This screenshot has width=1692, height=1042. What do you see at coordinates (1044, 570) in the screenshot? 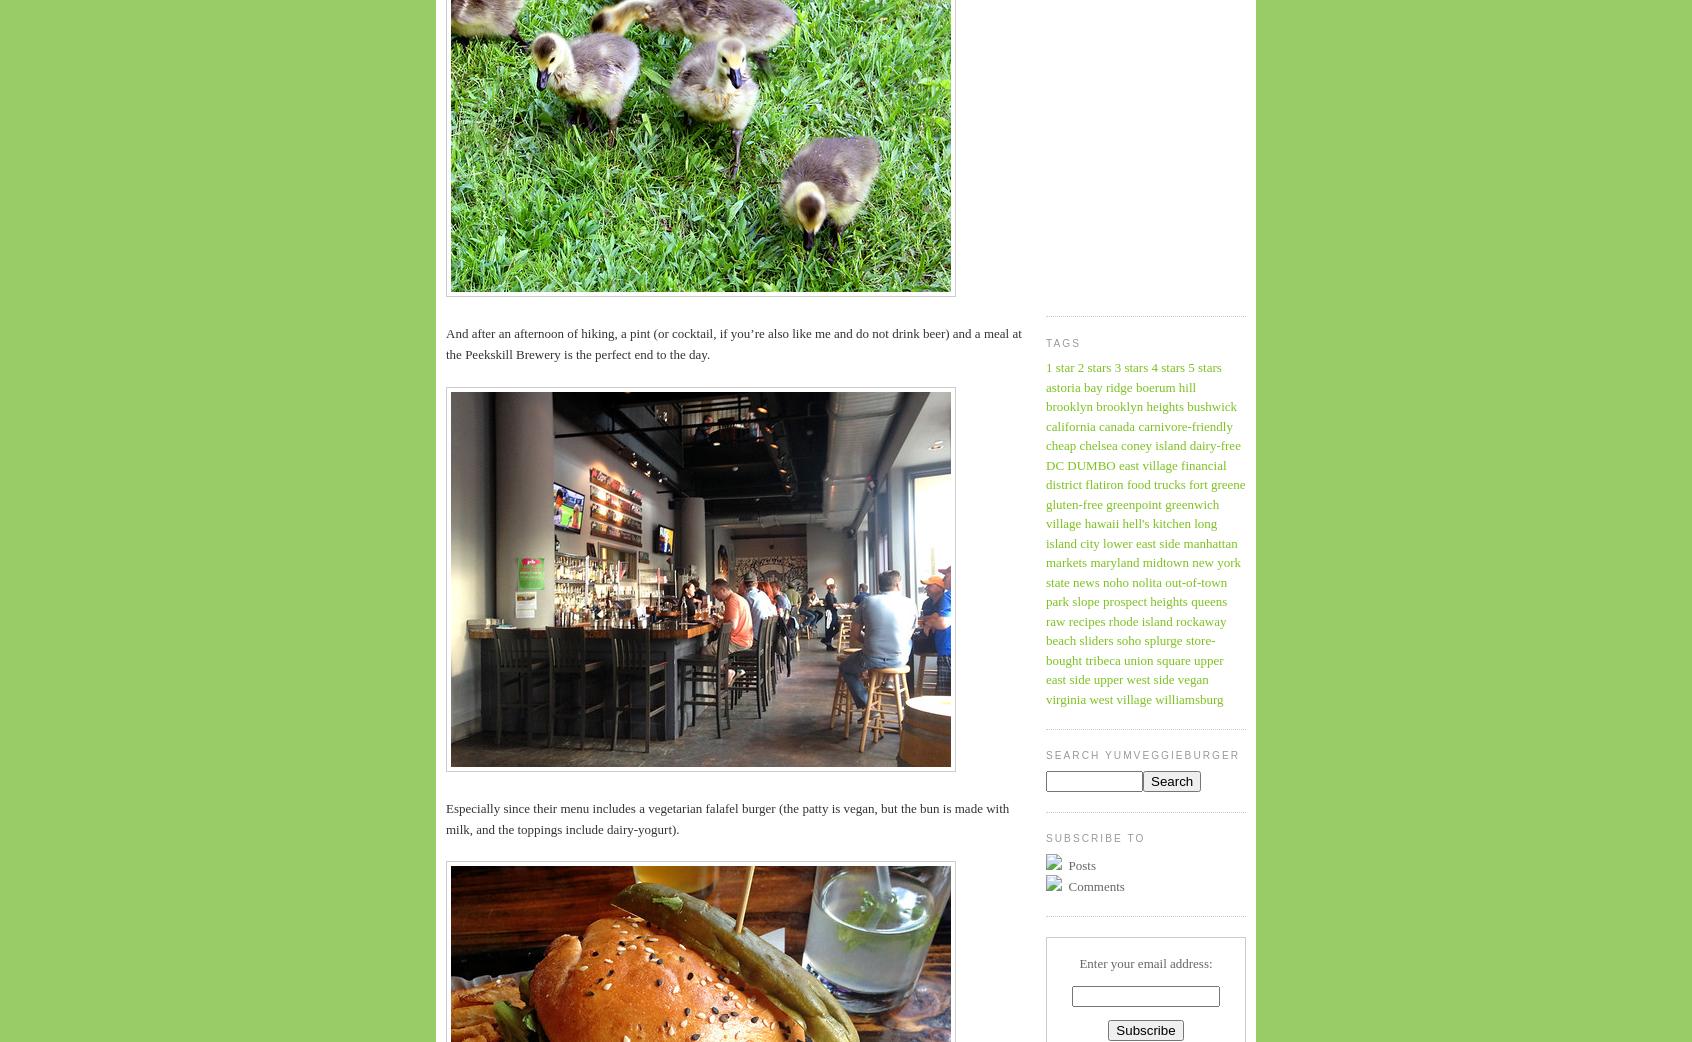
I see `'new york state'` at bounding box center [1044, 570].